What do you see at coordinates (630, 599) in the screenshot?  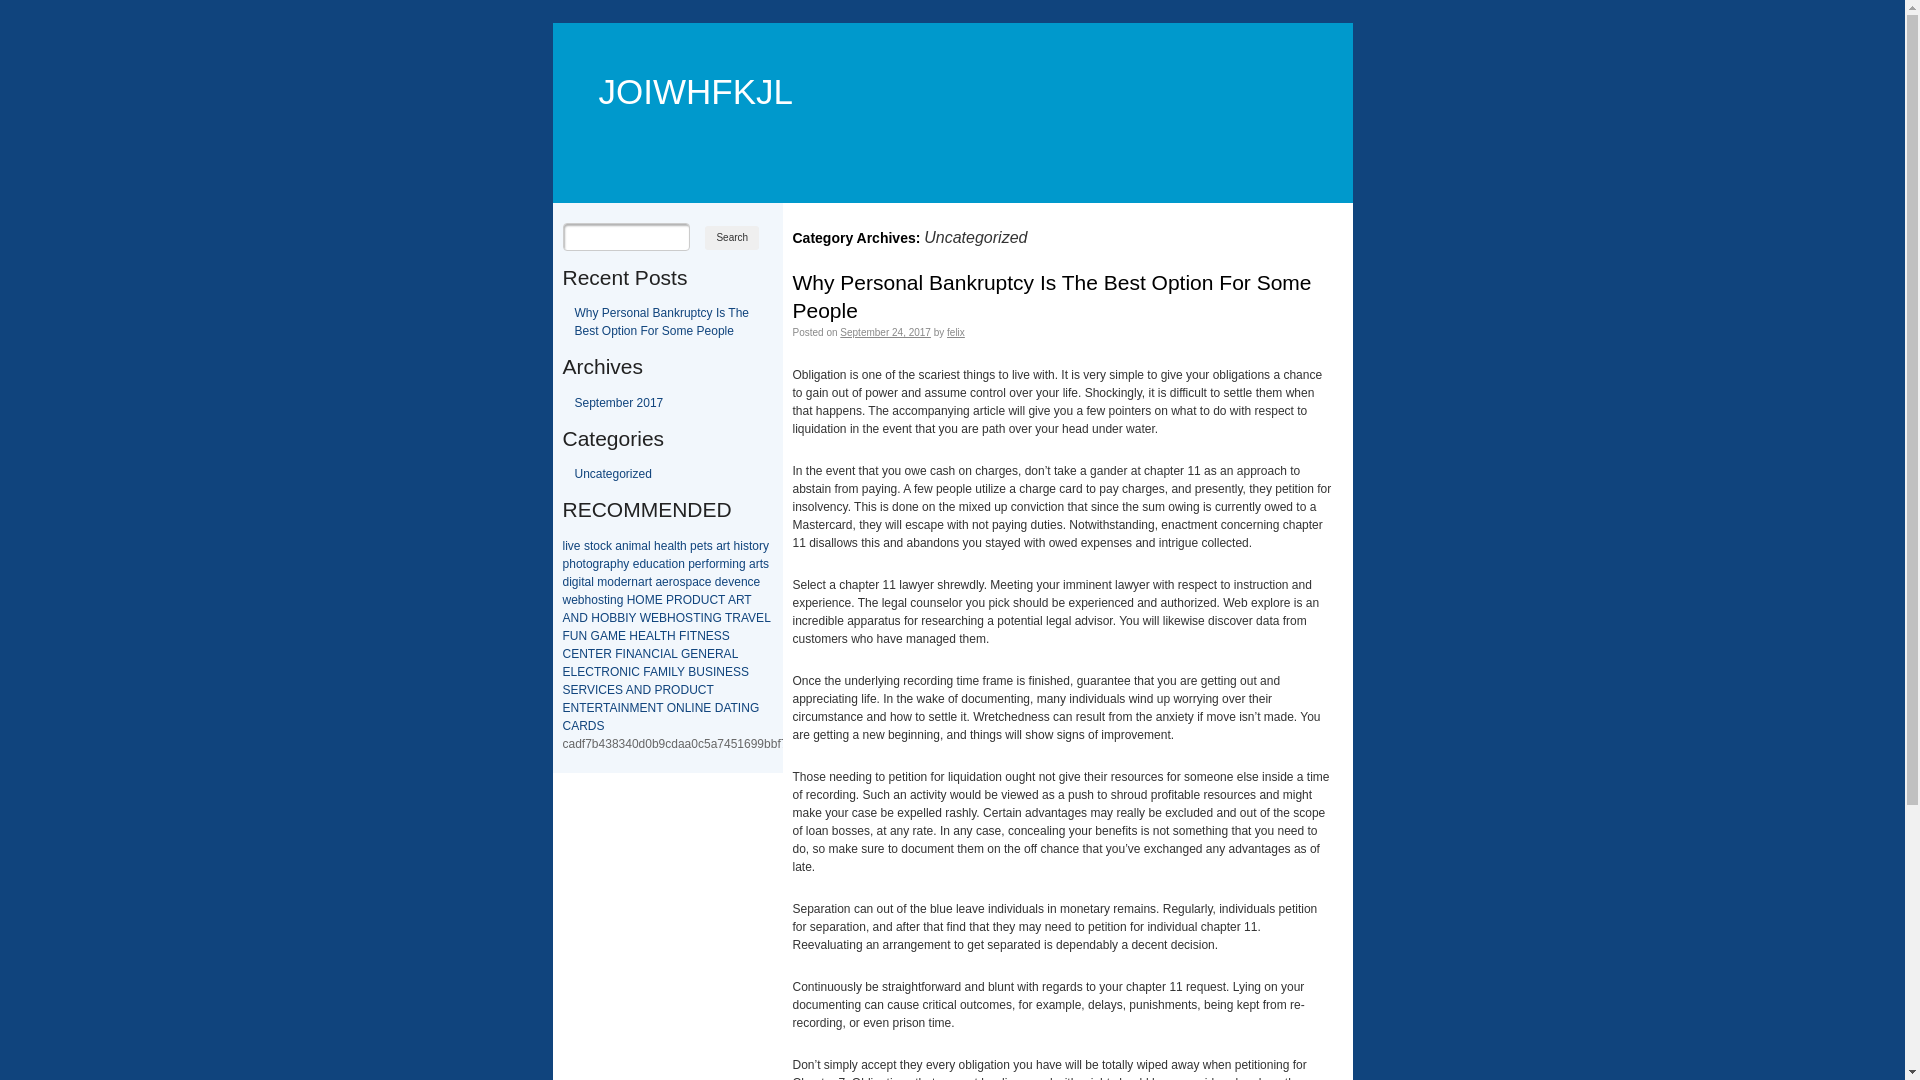 I see `'H'` at bounding box center [630, 599].